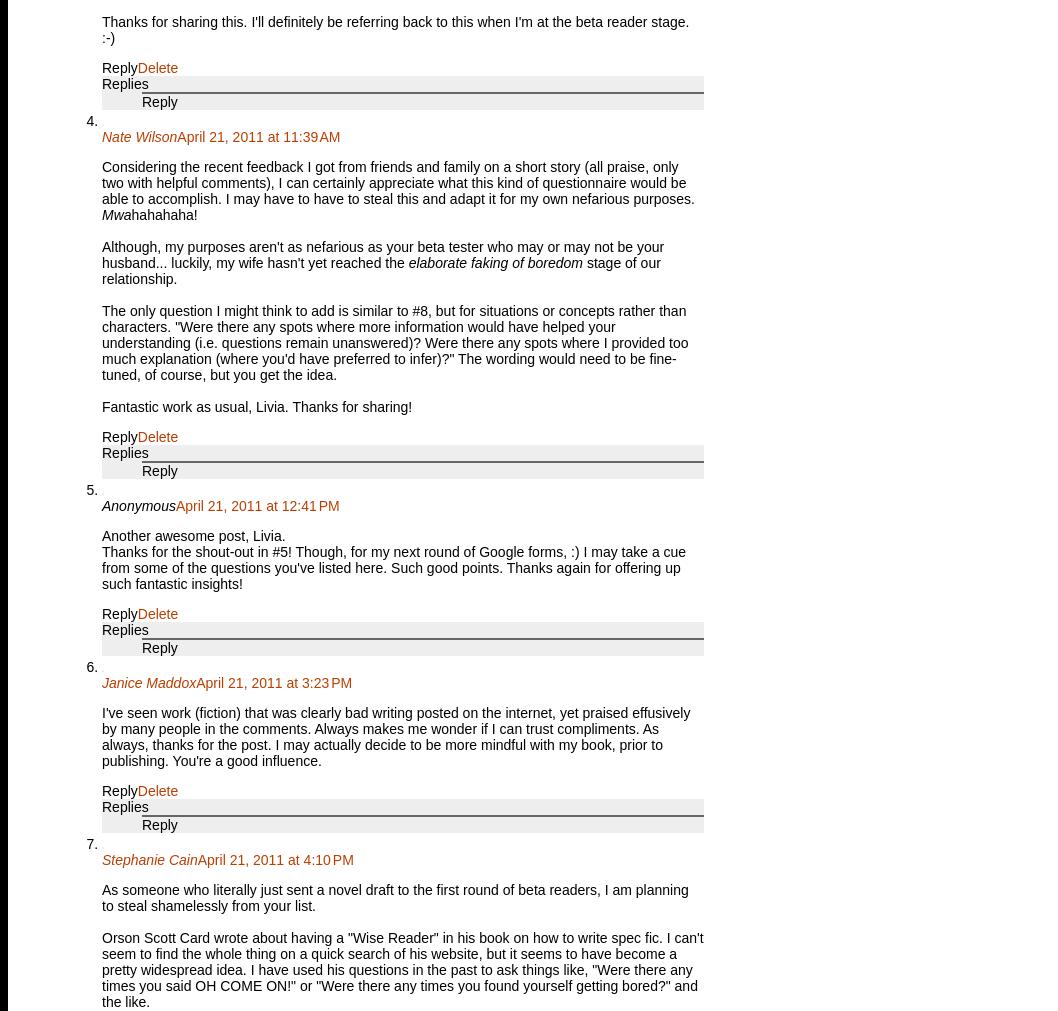 The height and width of the screenshot is (1011, 1058). Describe the element at coordinates (256, 406) in the screenshot. I see `'Fantastic work as usual, Livia. Thanks for sharing!'` at that location.